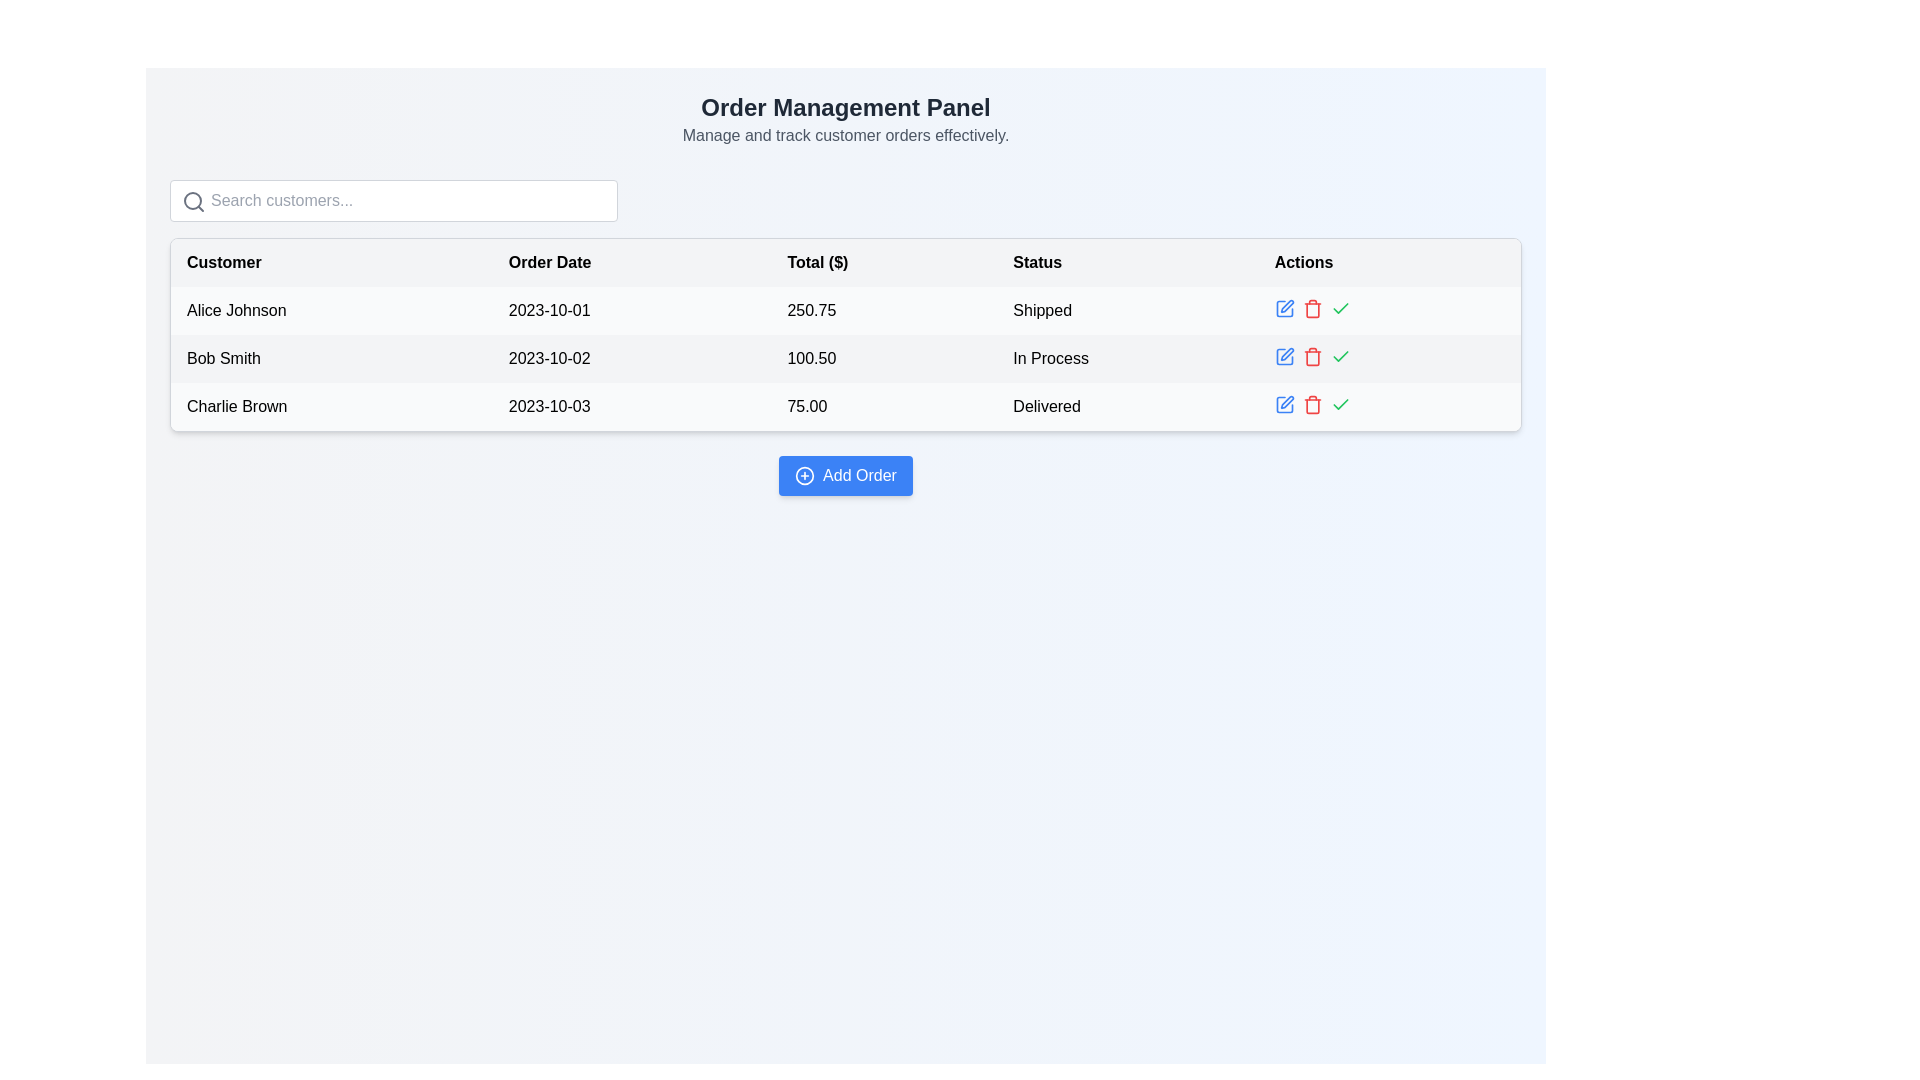 The width and height of the screenshot is (1920, 1080). What do you see at coordinates (1340, 355) in the screenshot?
I see `the checkmark icon located in the 'Actions' column of the second row of the data table` at bounding box center [1340, 355].